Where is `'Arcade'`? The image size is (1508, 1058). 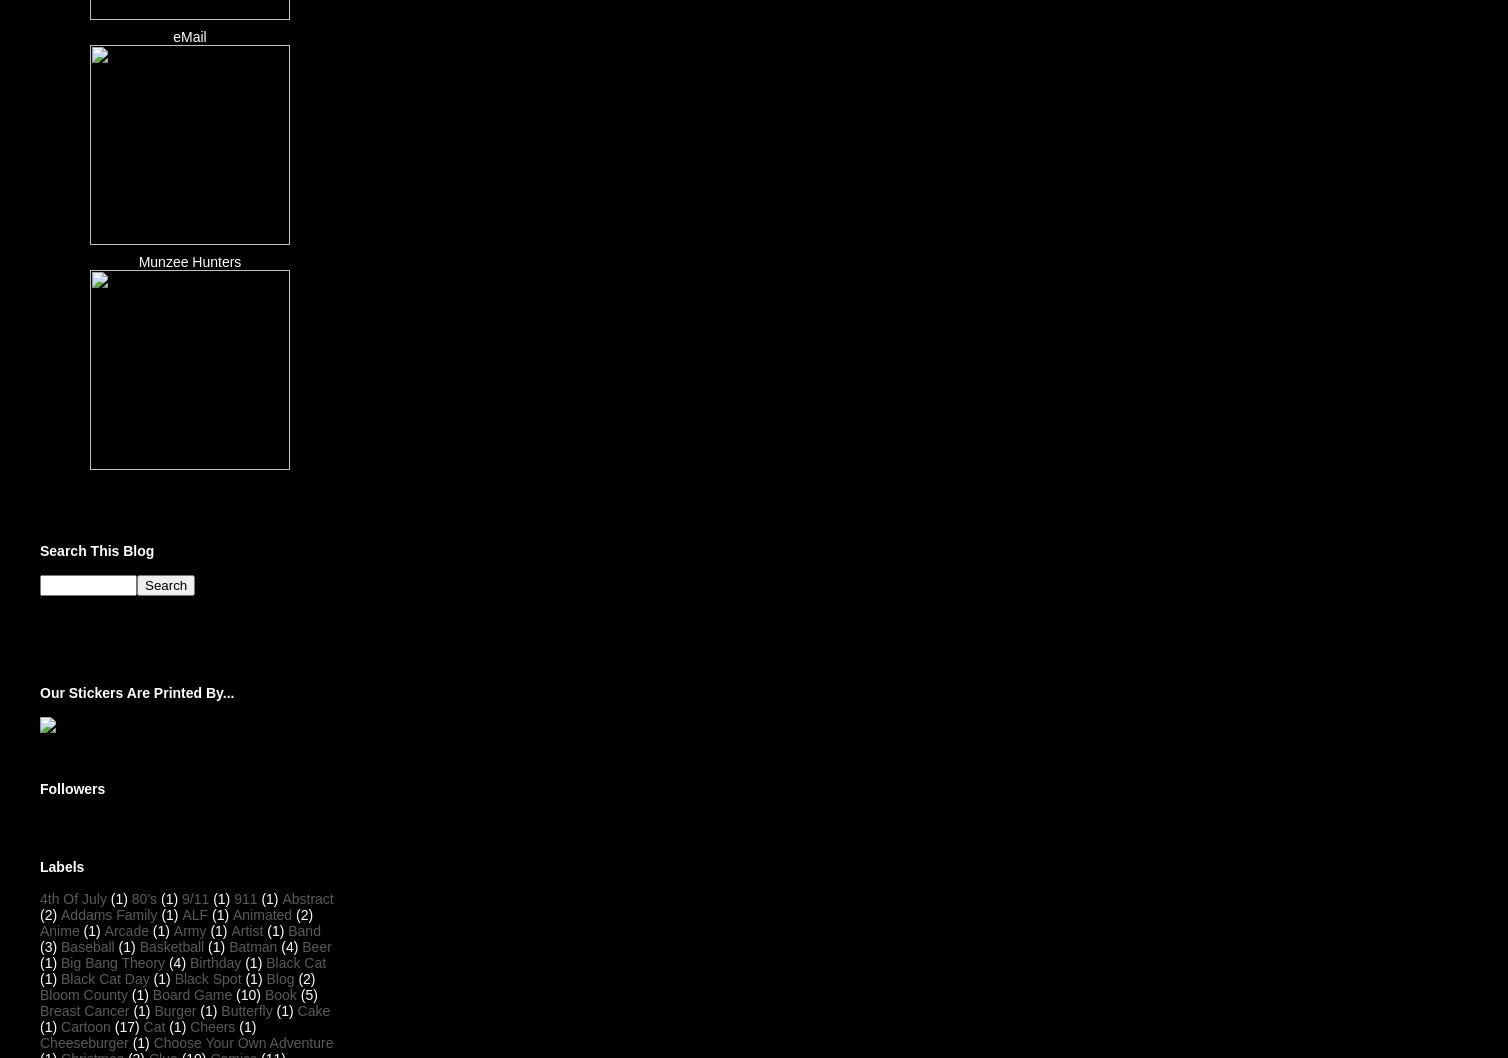 'Arcade' is located at coordinates (104, 929).